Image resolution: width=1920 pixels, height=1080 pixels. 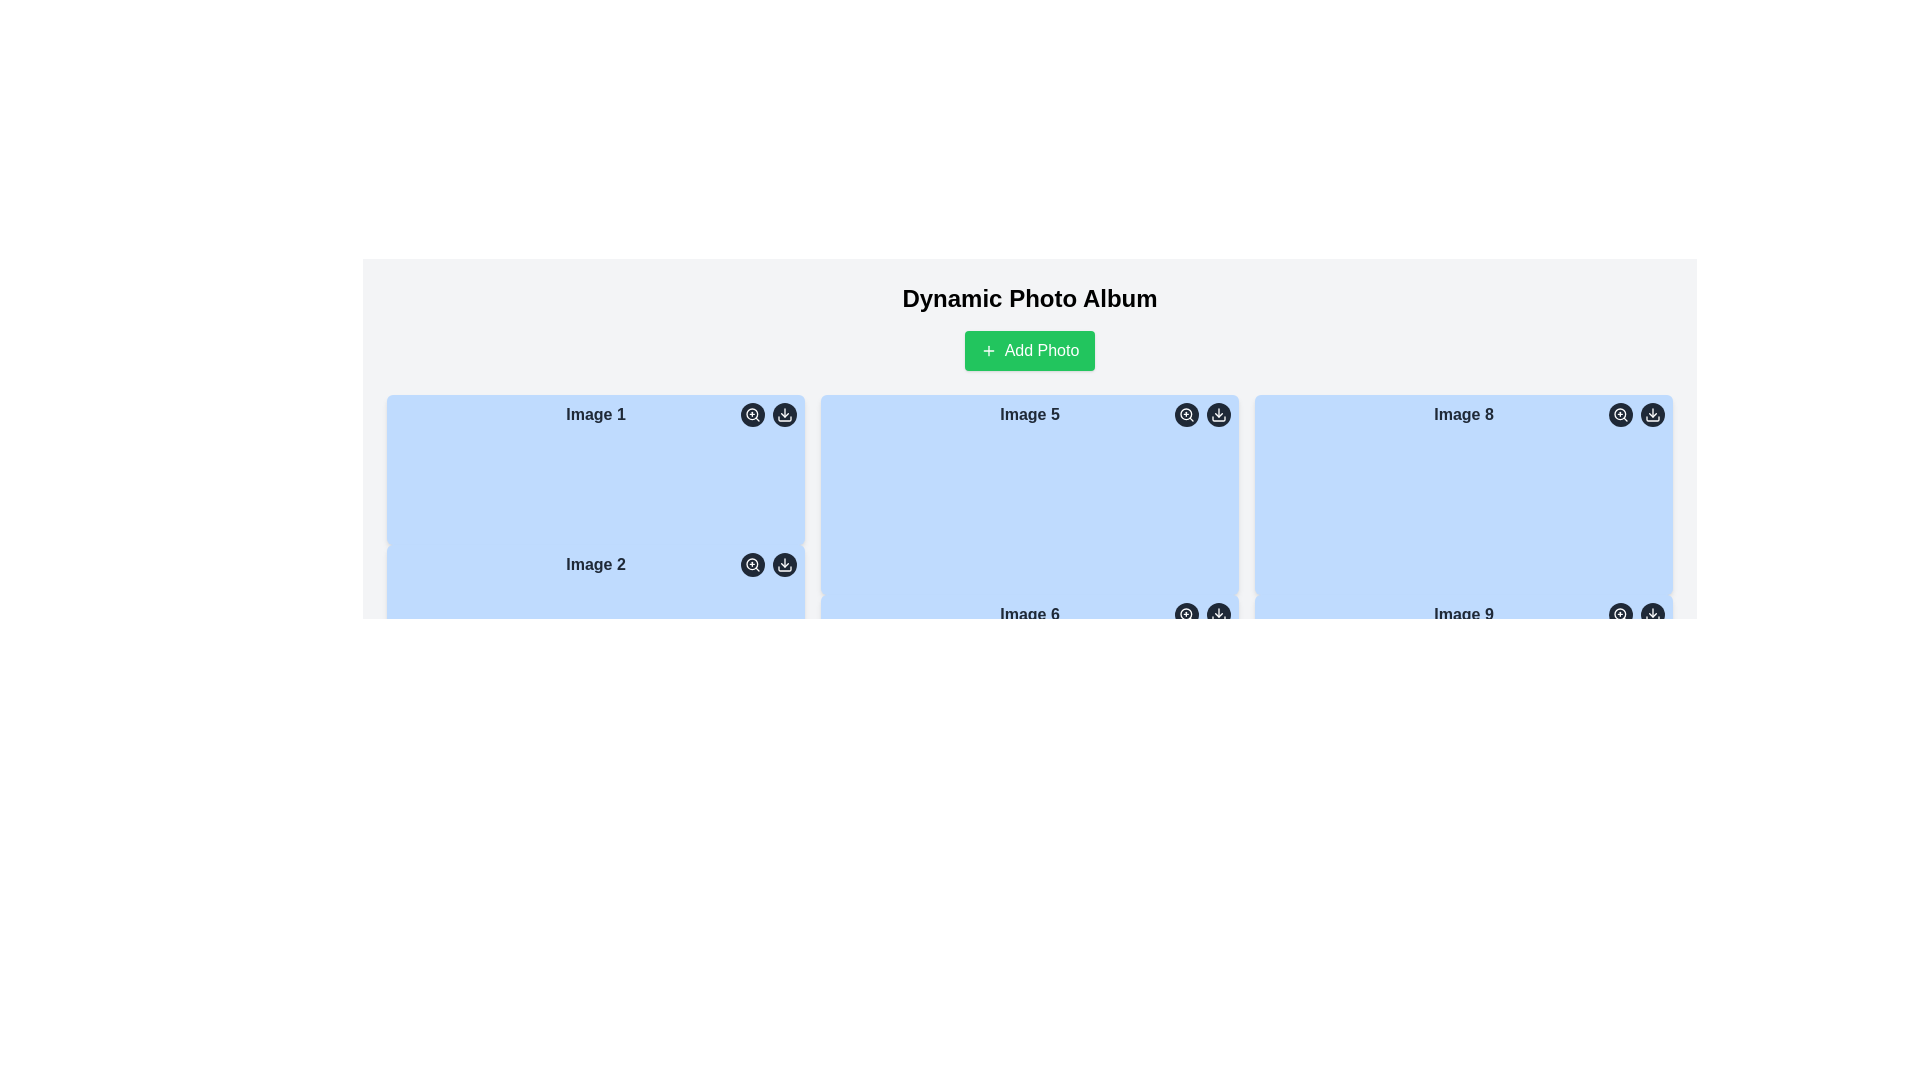 I want to click on the button located in the top-right corner of the section displaying 'Image 8', so click(x=1652, y=414).